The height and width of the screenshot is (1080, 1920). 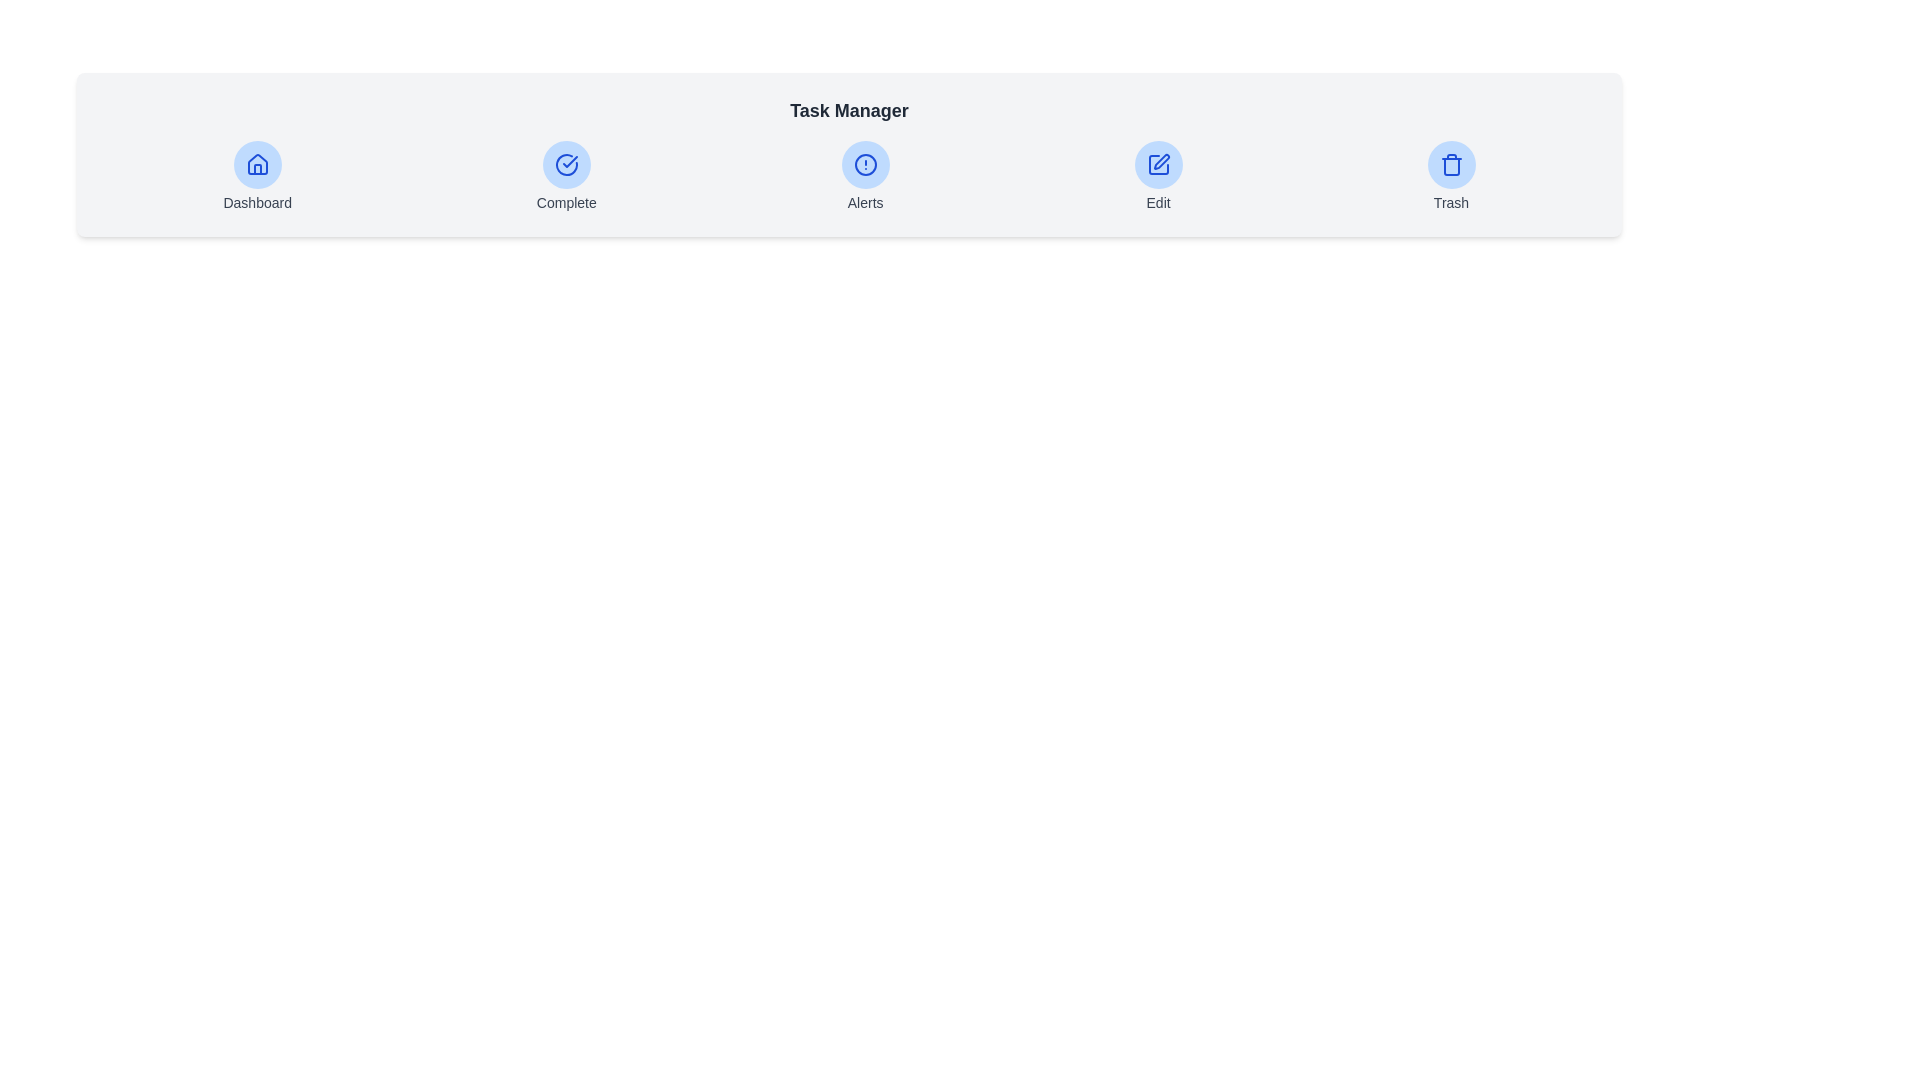 I want to click on the vertical rectangle representing the door of the house icon, located at the bottom-middle of the Dashboard icon, so click(x=256, y=168).